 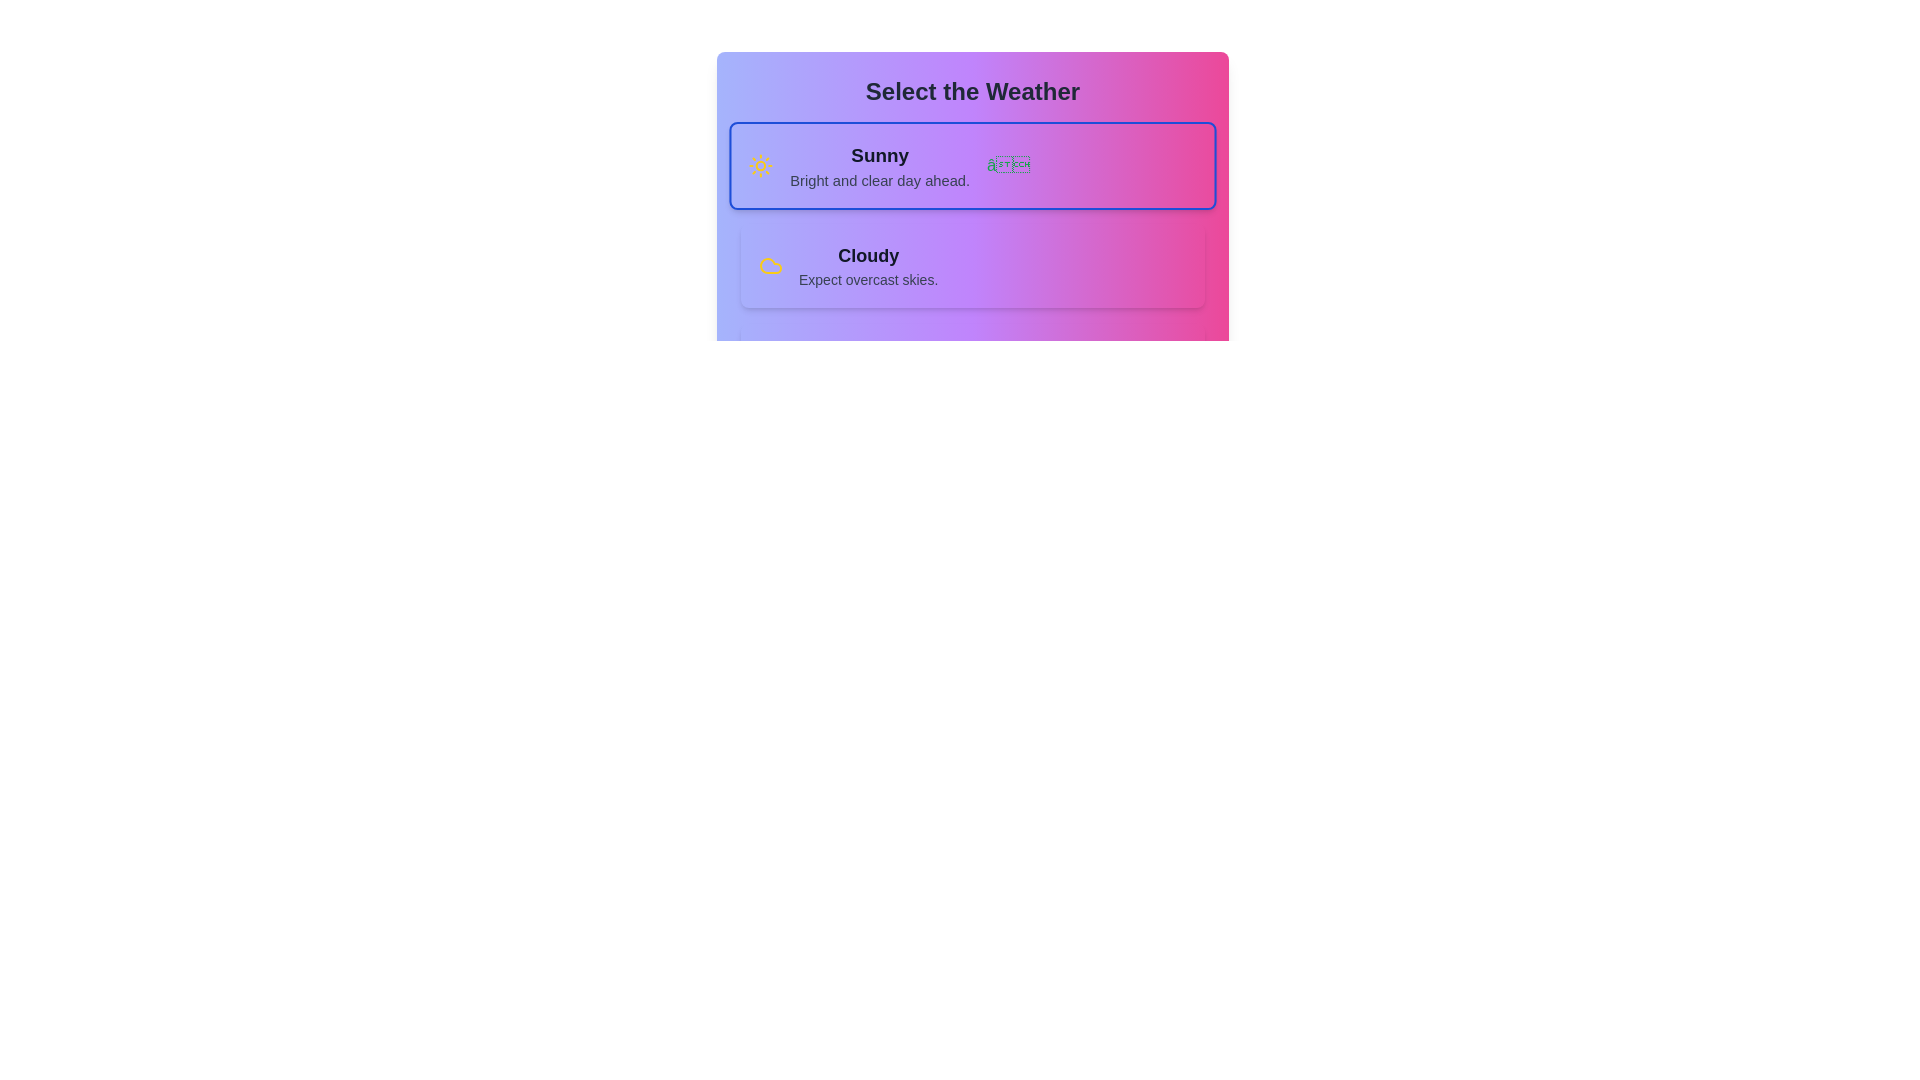 What do you see at coordinates (868, 265) in the screenshot?
I see `text from the Text Block that displays 'Cloudy' and 'Expect overcast skies.'` at bounding box center [868, 265].